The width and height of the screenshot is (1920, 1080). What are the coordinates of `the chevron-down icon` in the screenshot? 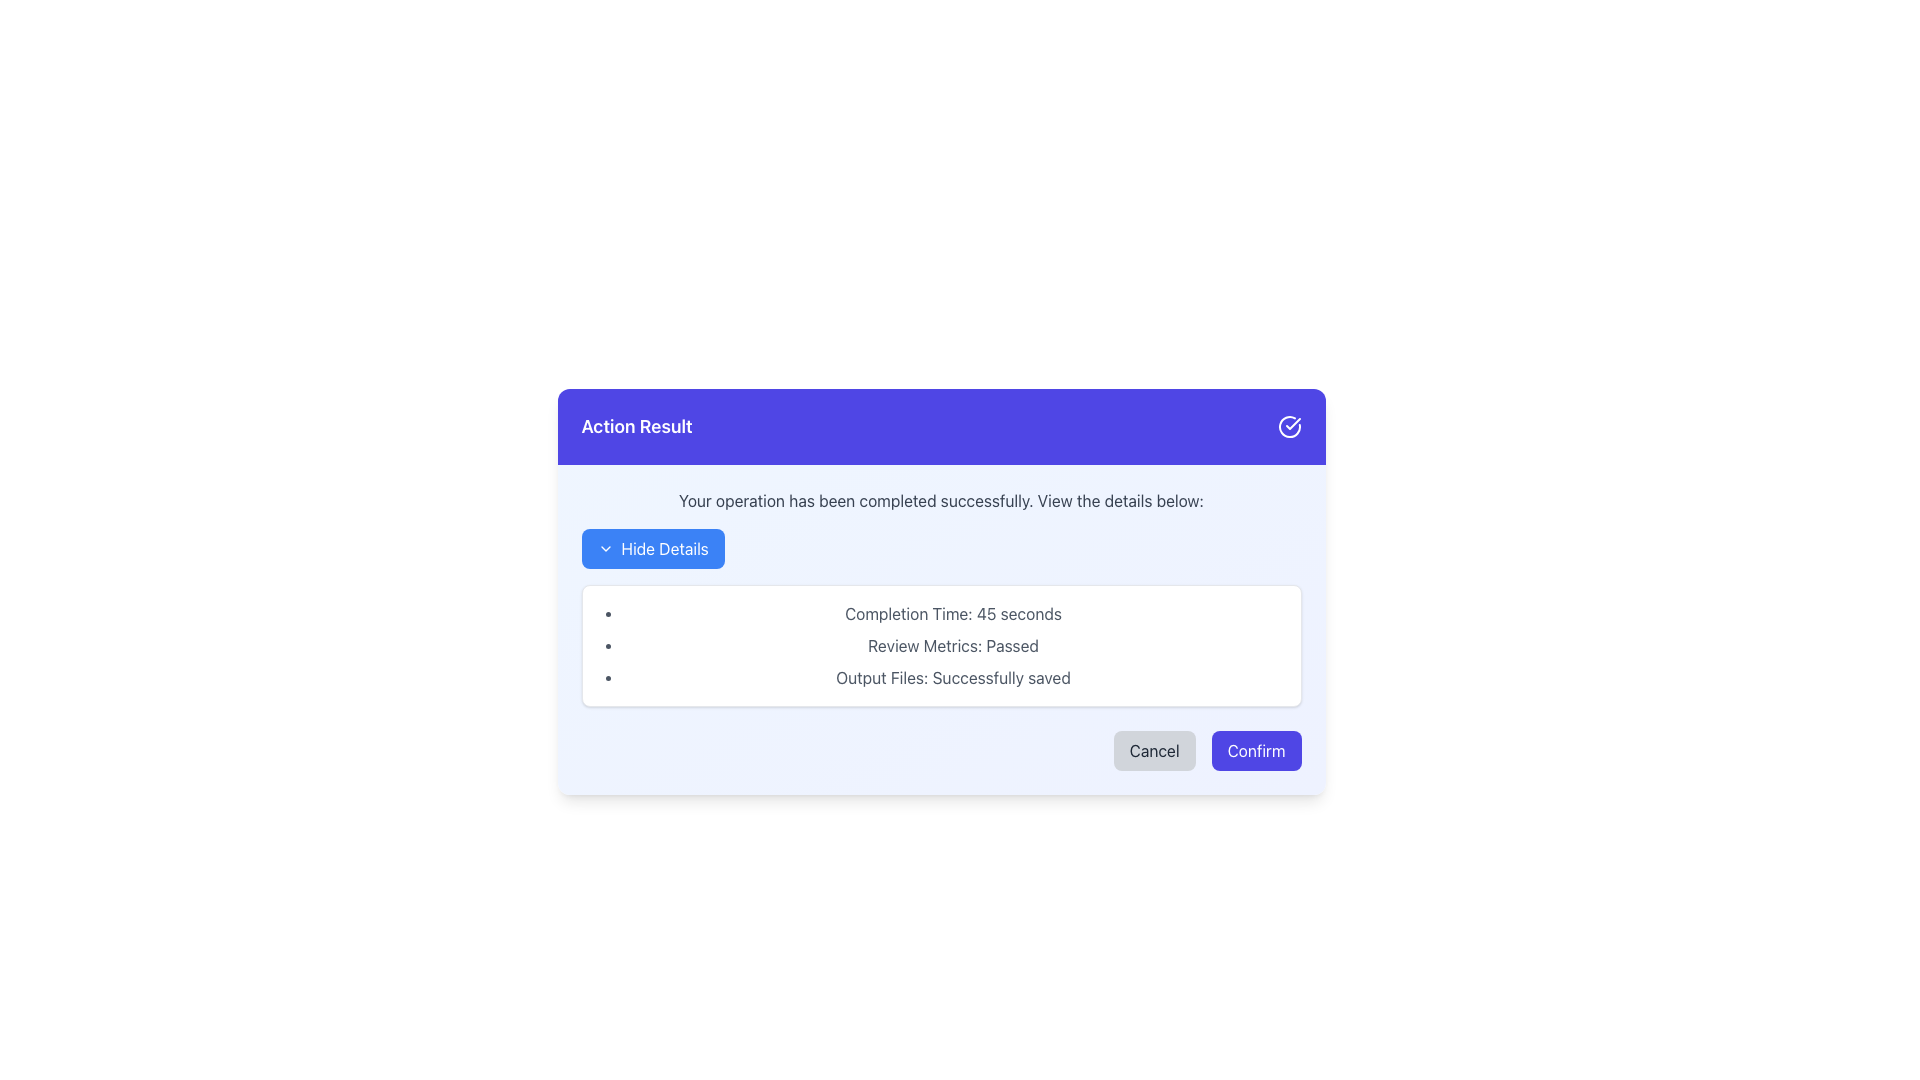 It's located at (604, 548).